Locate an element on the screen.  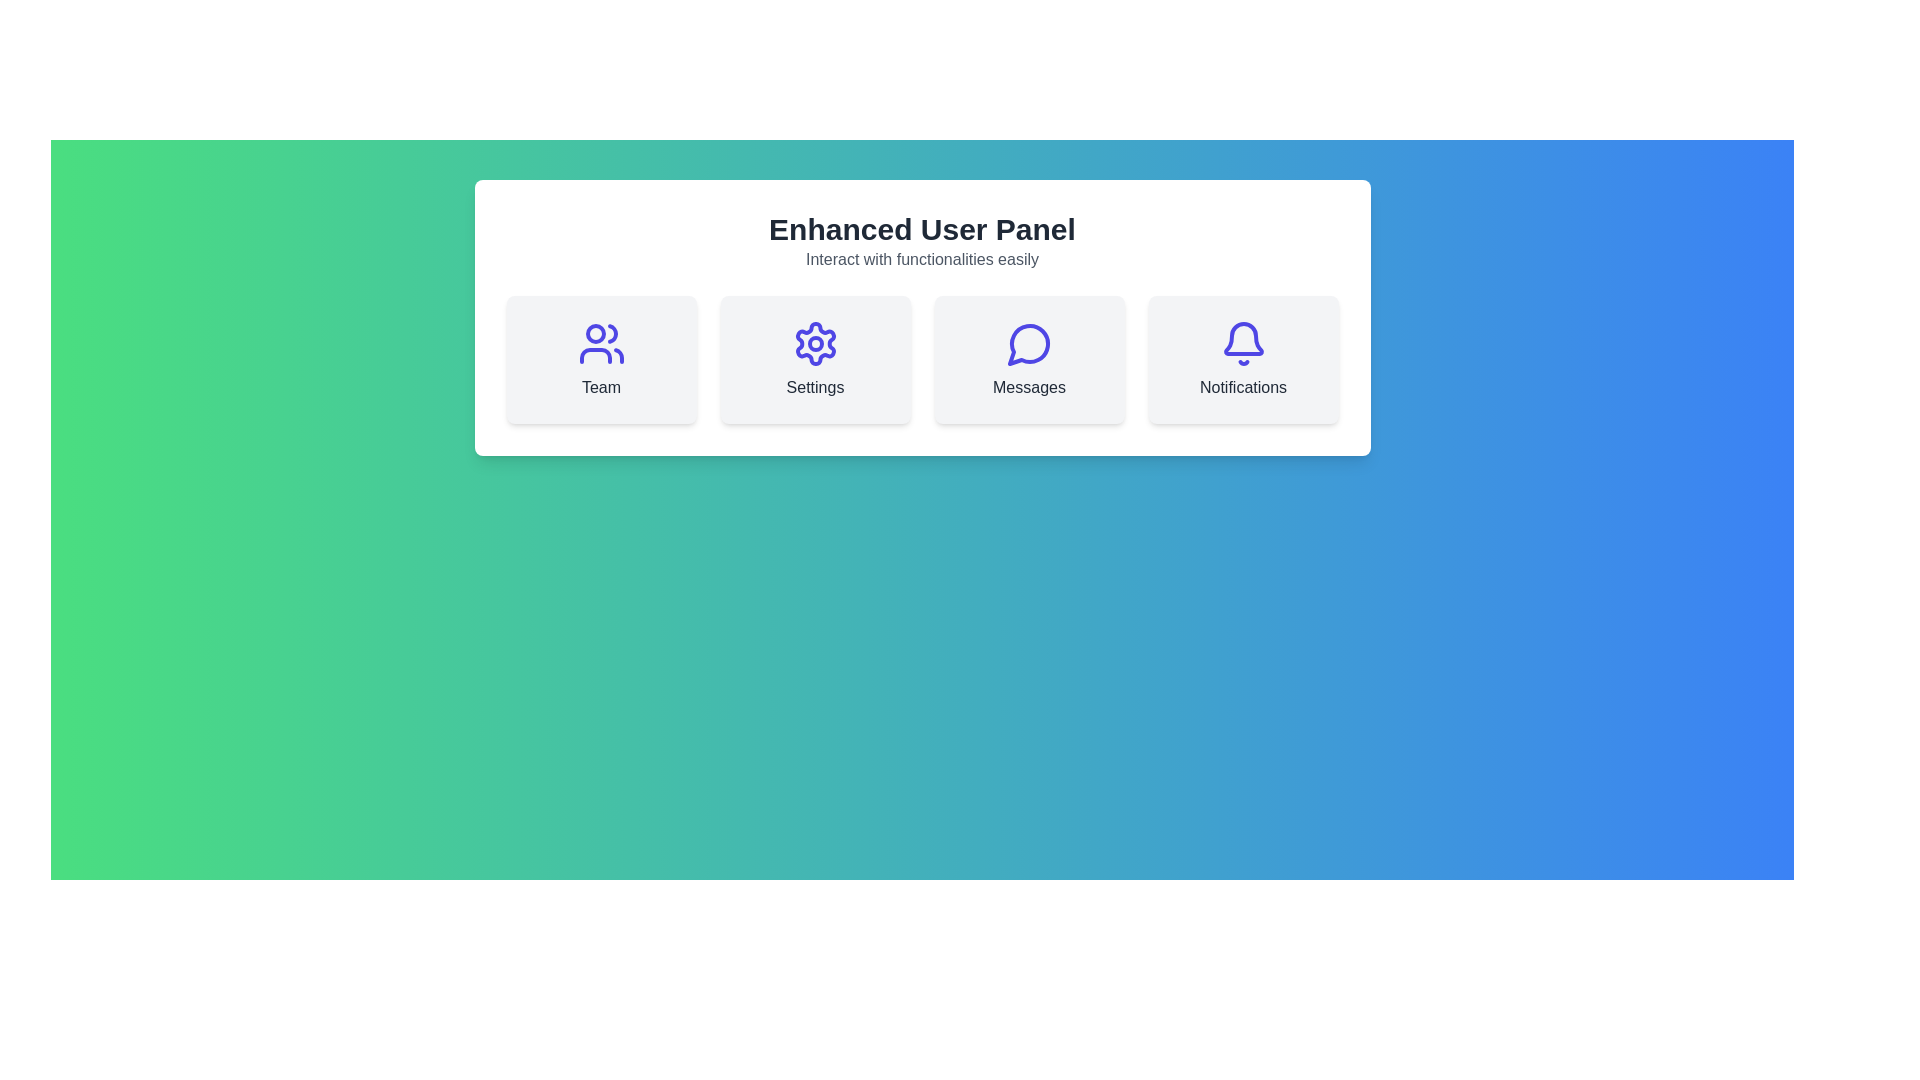
the 'Team' icon located within the first card of the horizontally-aligned set of four cards is located at coordinates (600, 342).